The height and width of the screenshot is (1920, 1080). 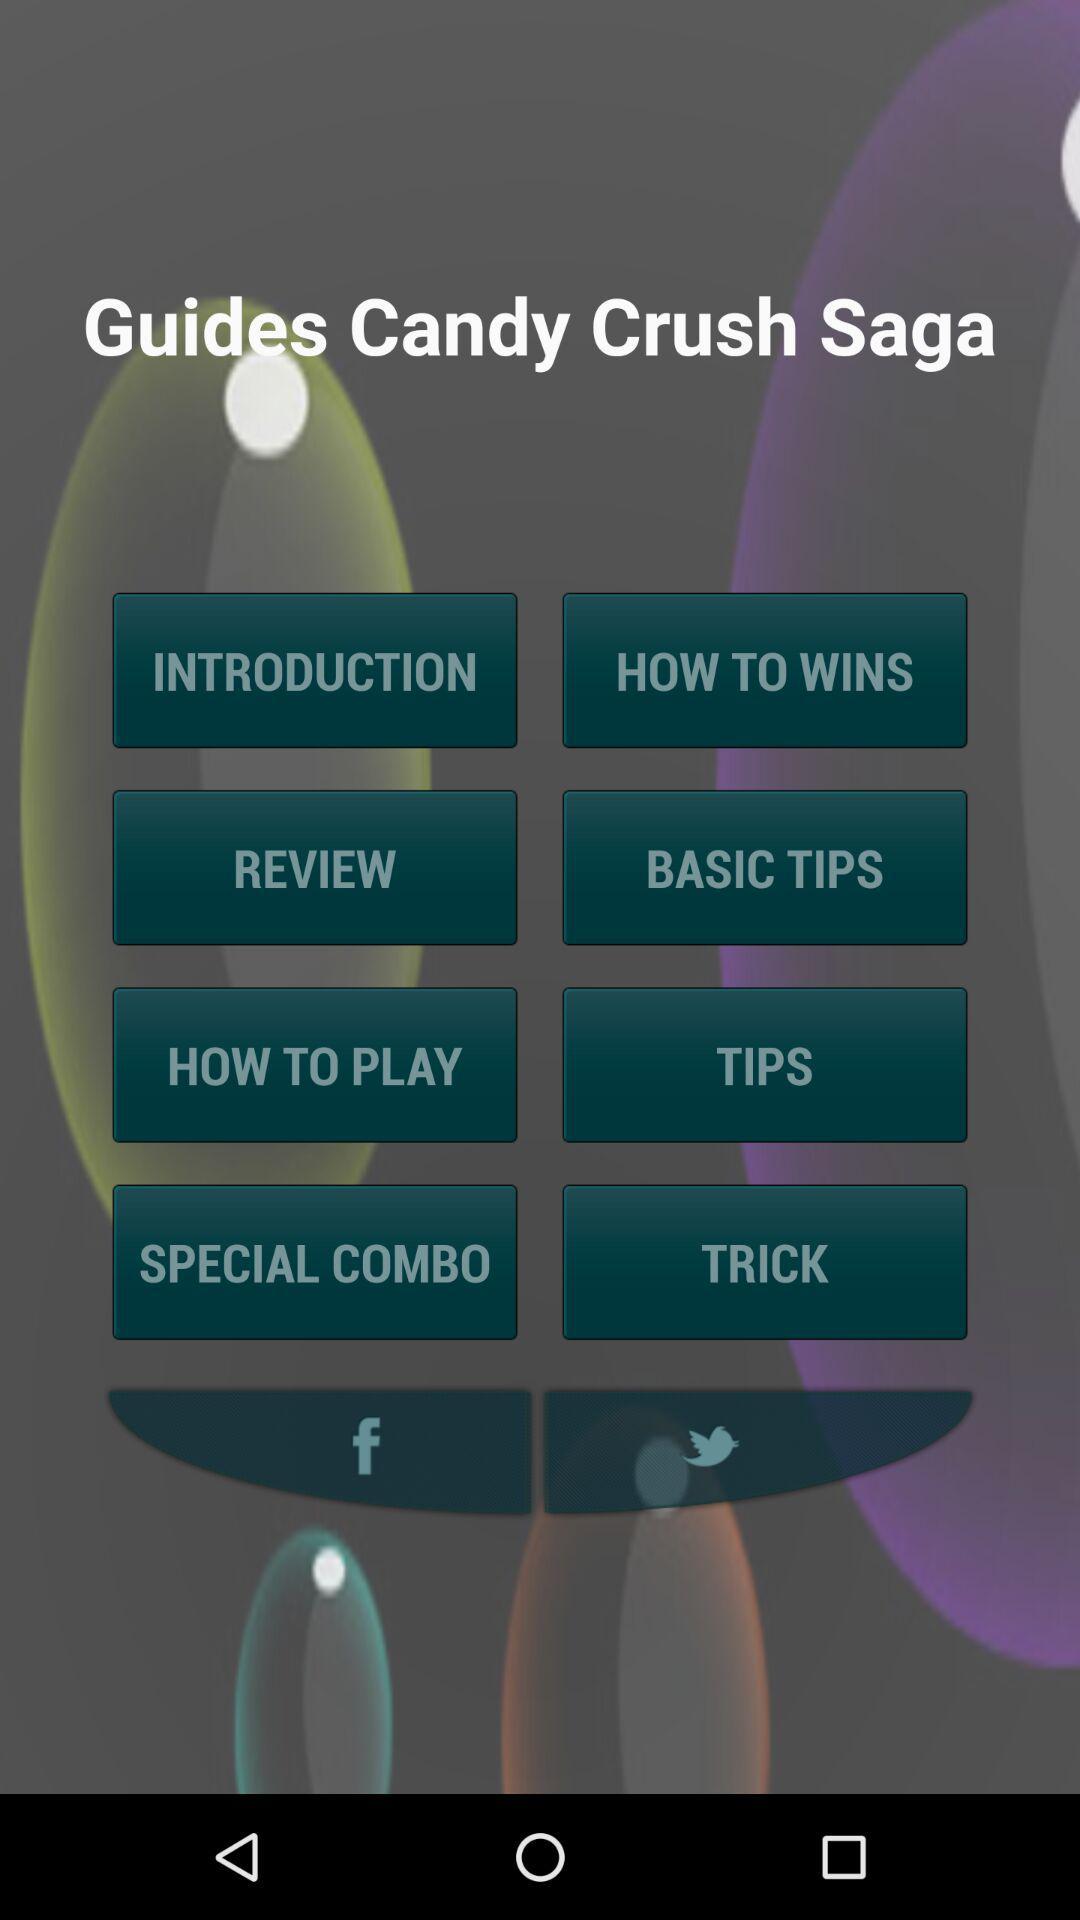 I want to click on the review item, so click(x=315, y=867).